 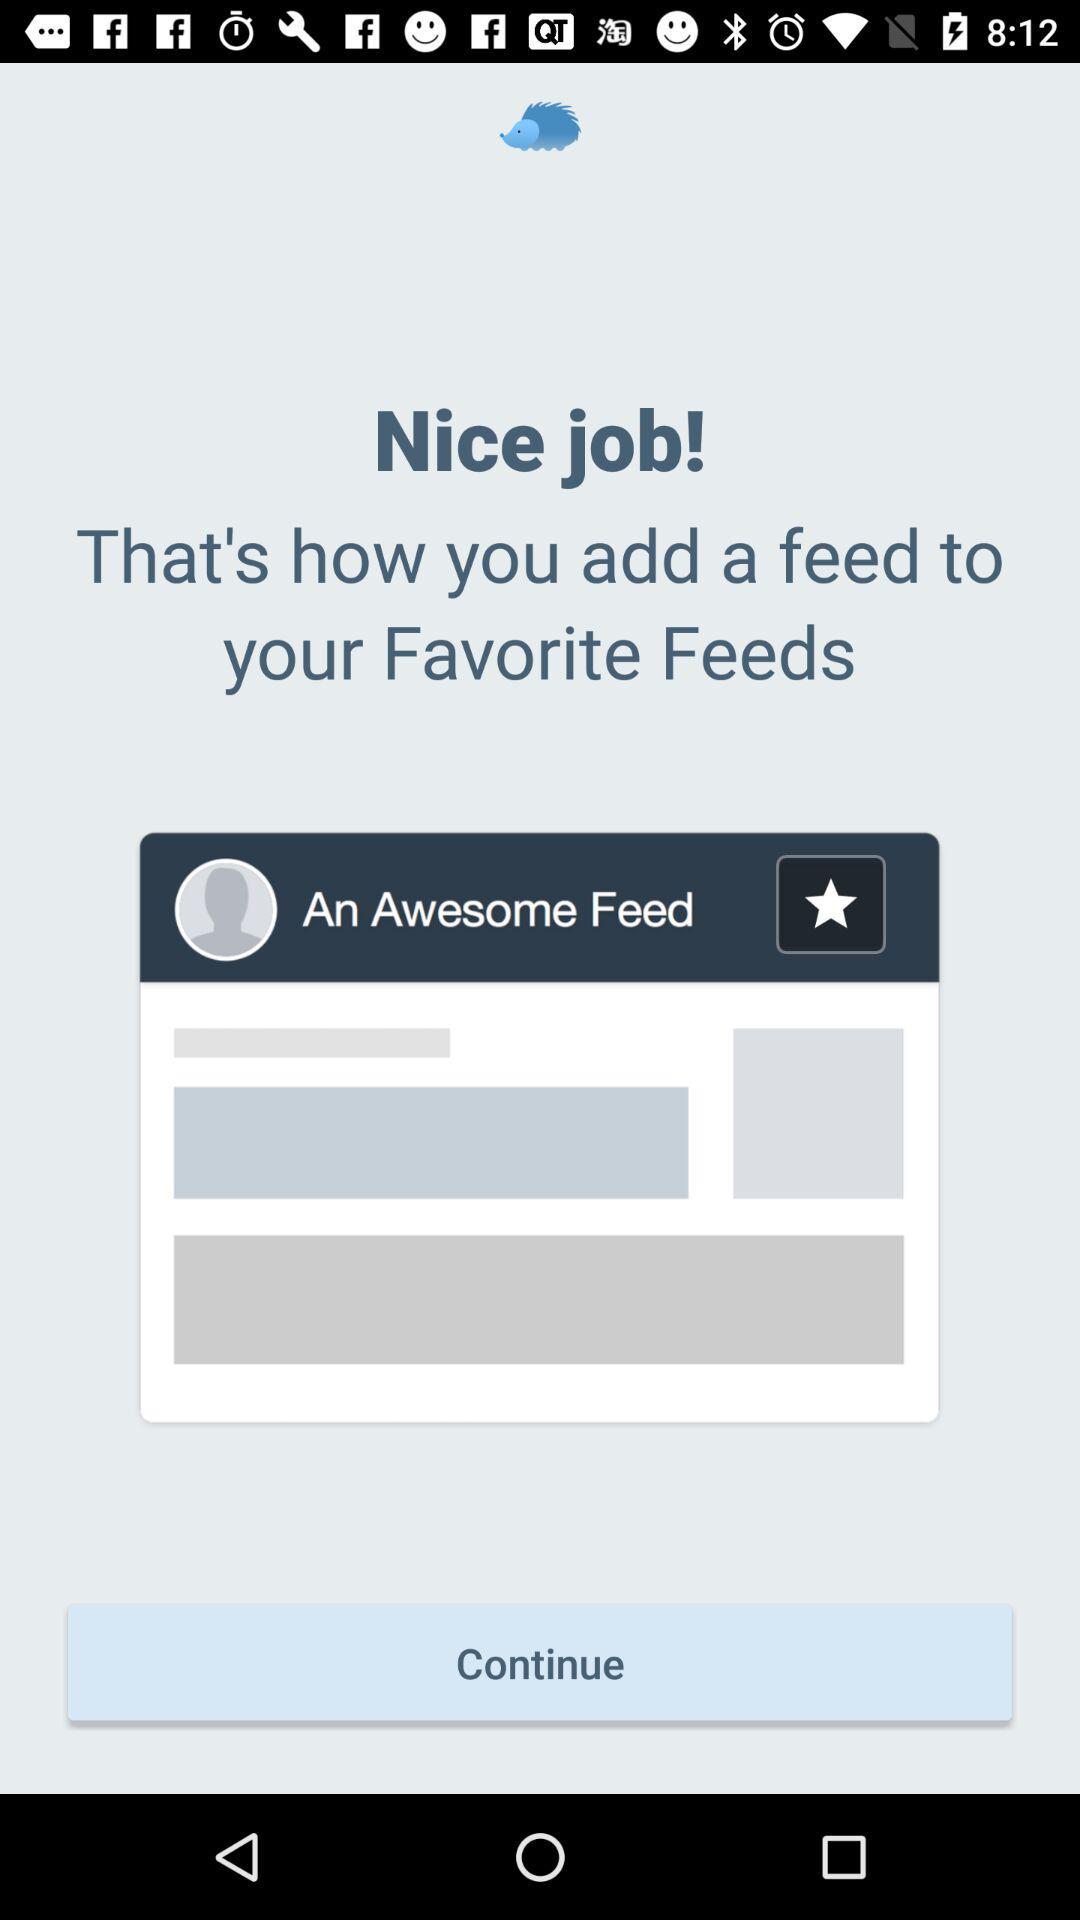 What do you see at coordinates (830, 903) in the screenshot?
I see `the item on the right` at bounding box center [830, 903].